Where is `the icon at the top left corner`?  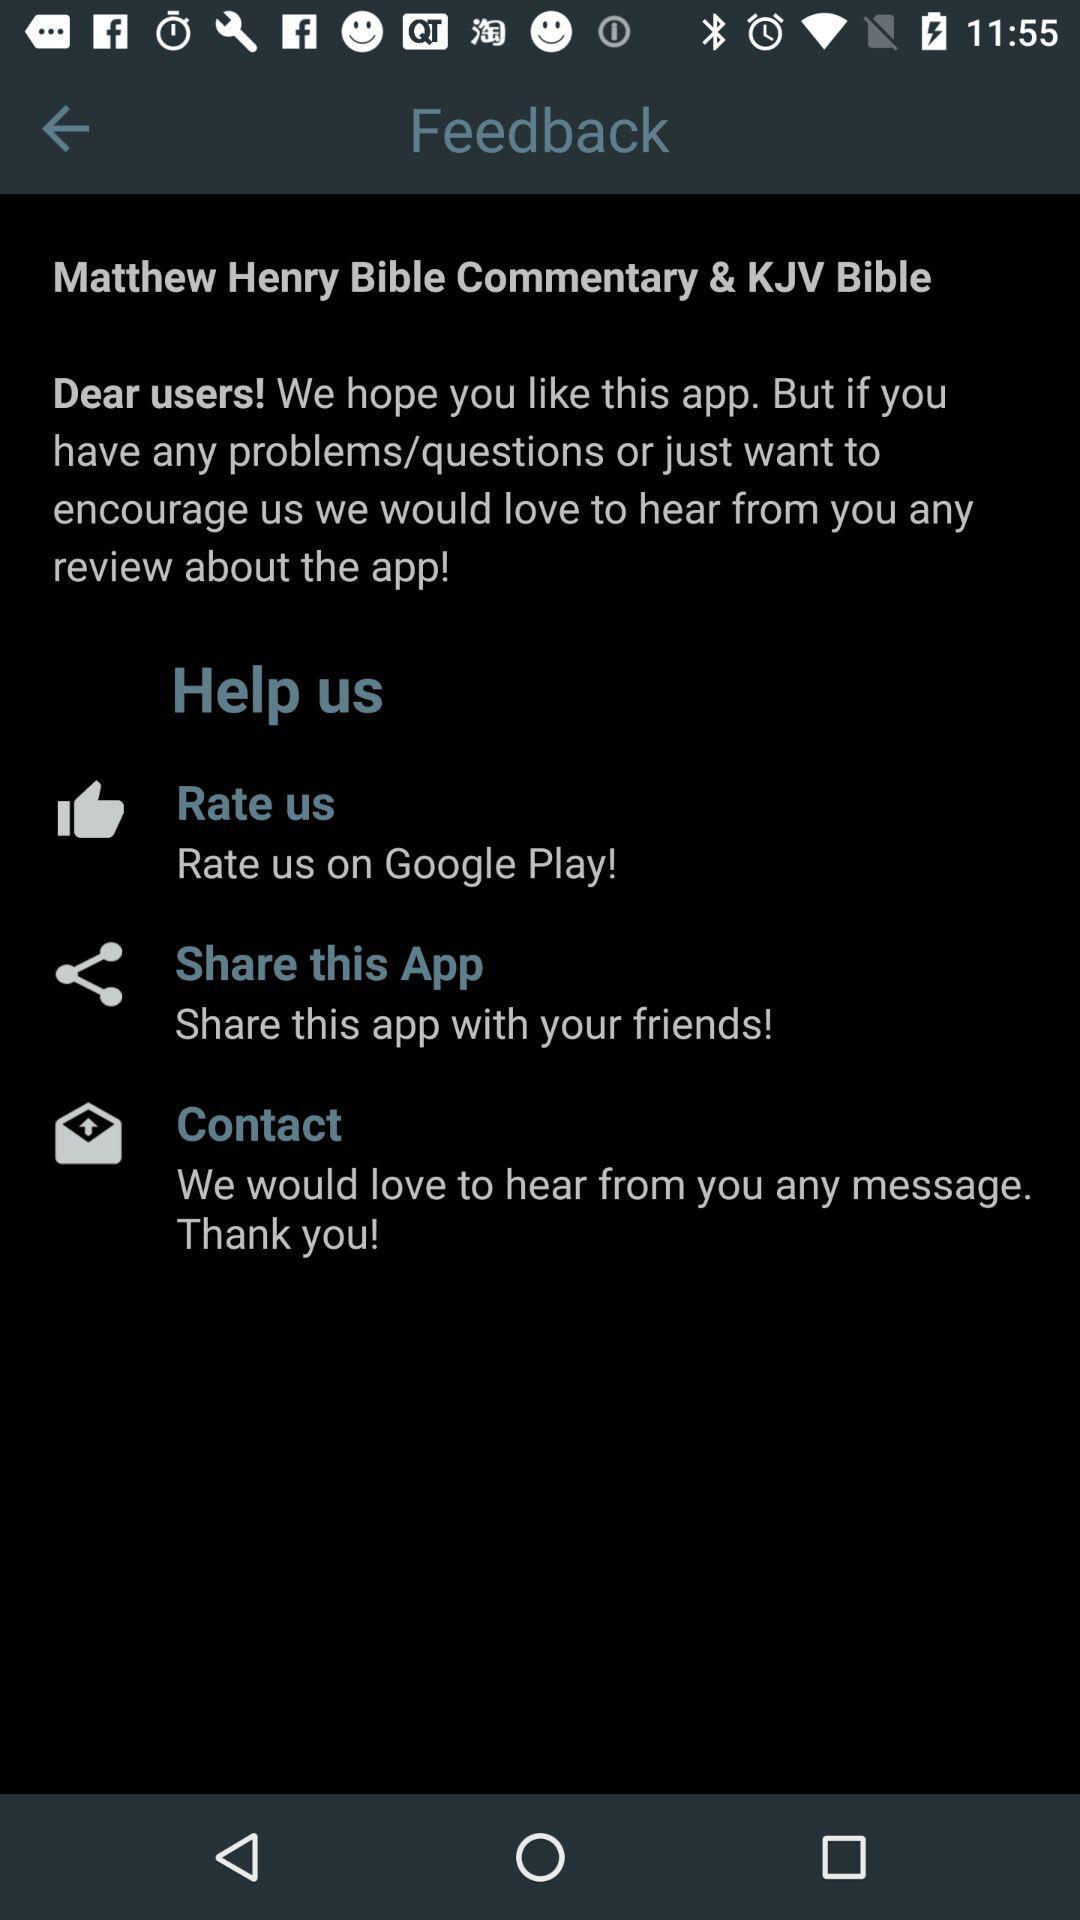
the icon at the top left corner is located at coordinates (64, 127).